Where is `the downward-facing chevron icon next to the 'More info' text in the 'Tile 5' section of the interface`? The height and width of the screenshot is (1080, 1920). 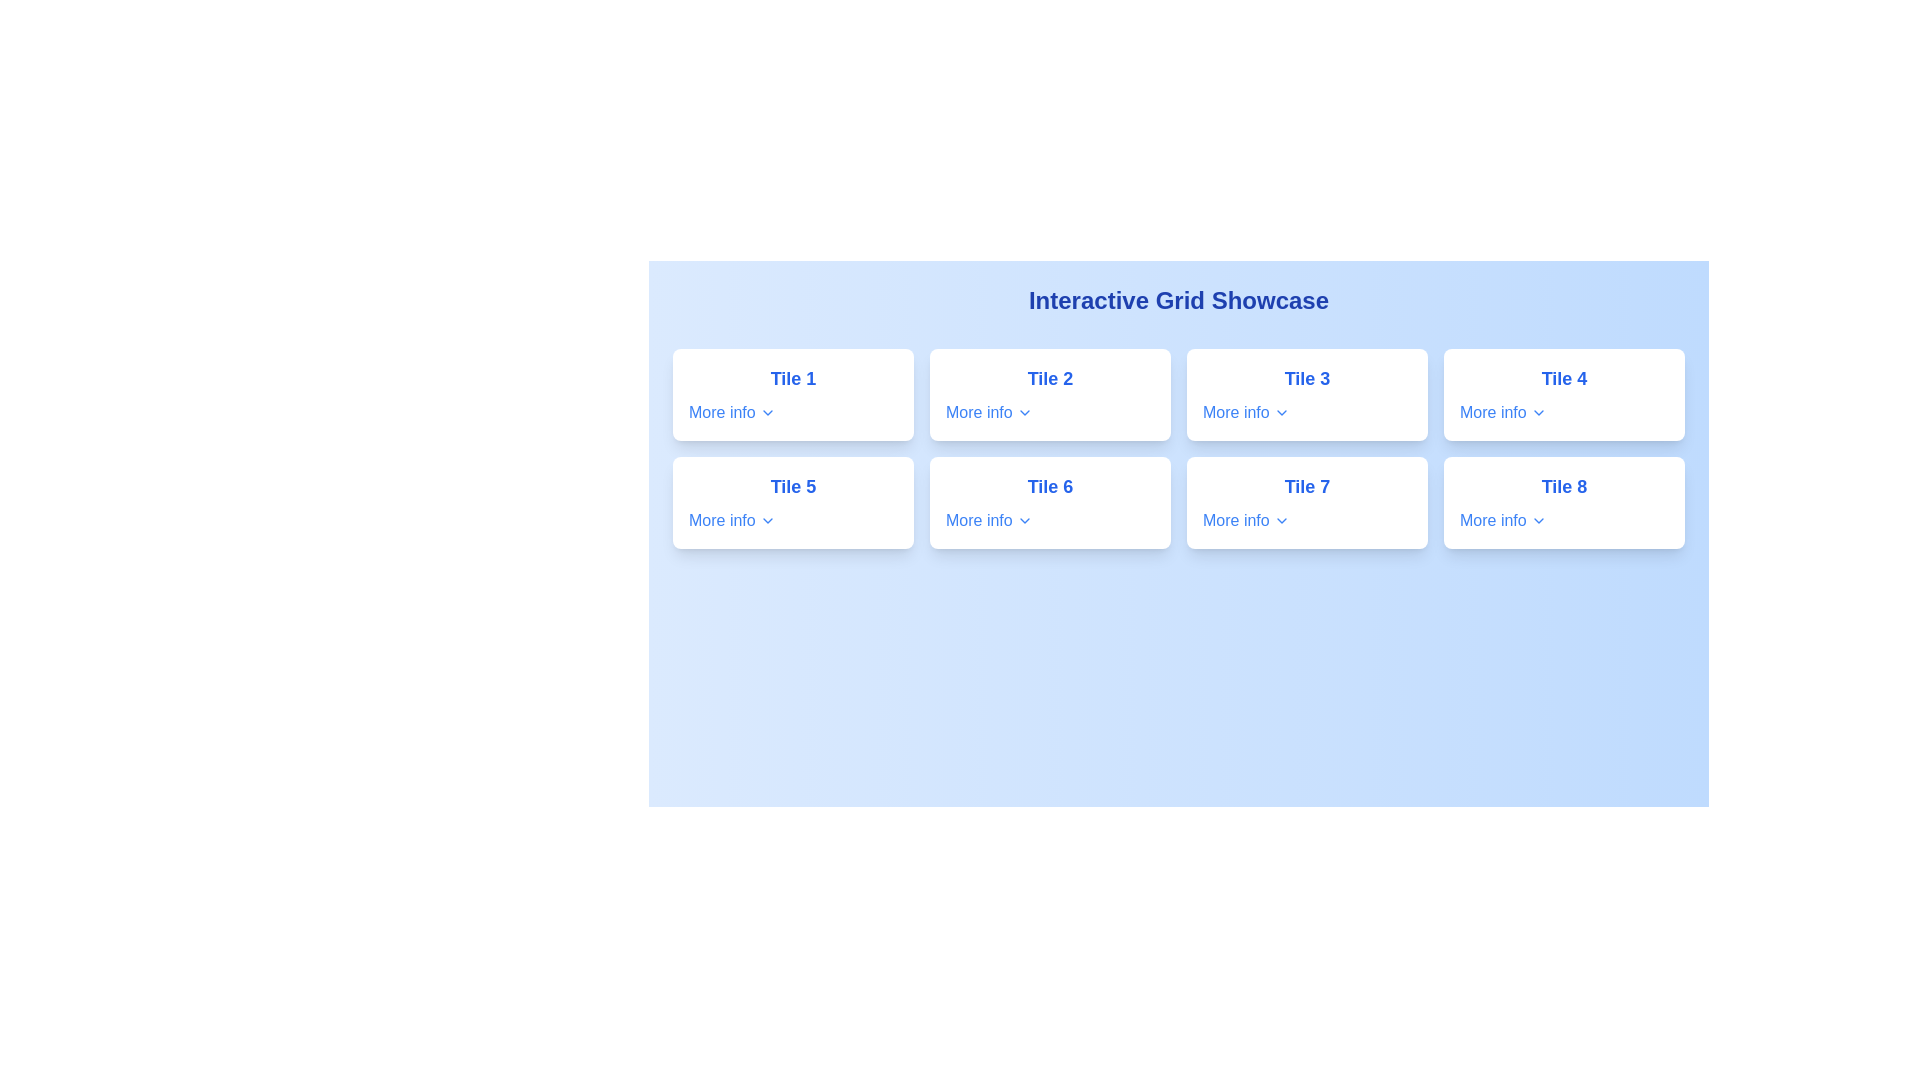 the downward-facing chevron icon next to the 'More info' text in the 'Tile 5' section of the interface is located at coordinates (766, 519).